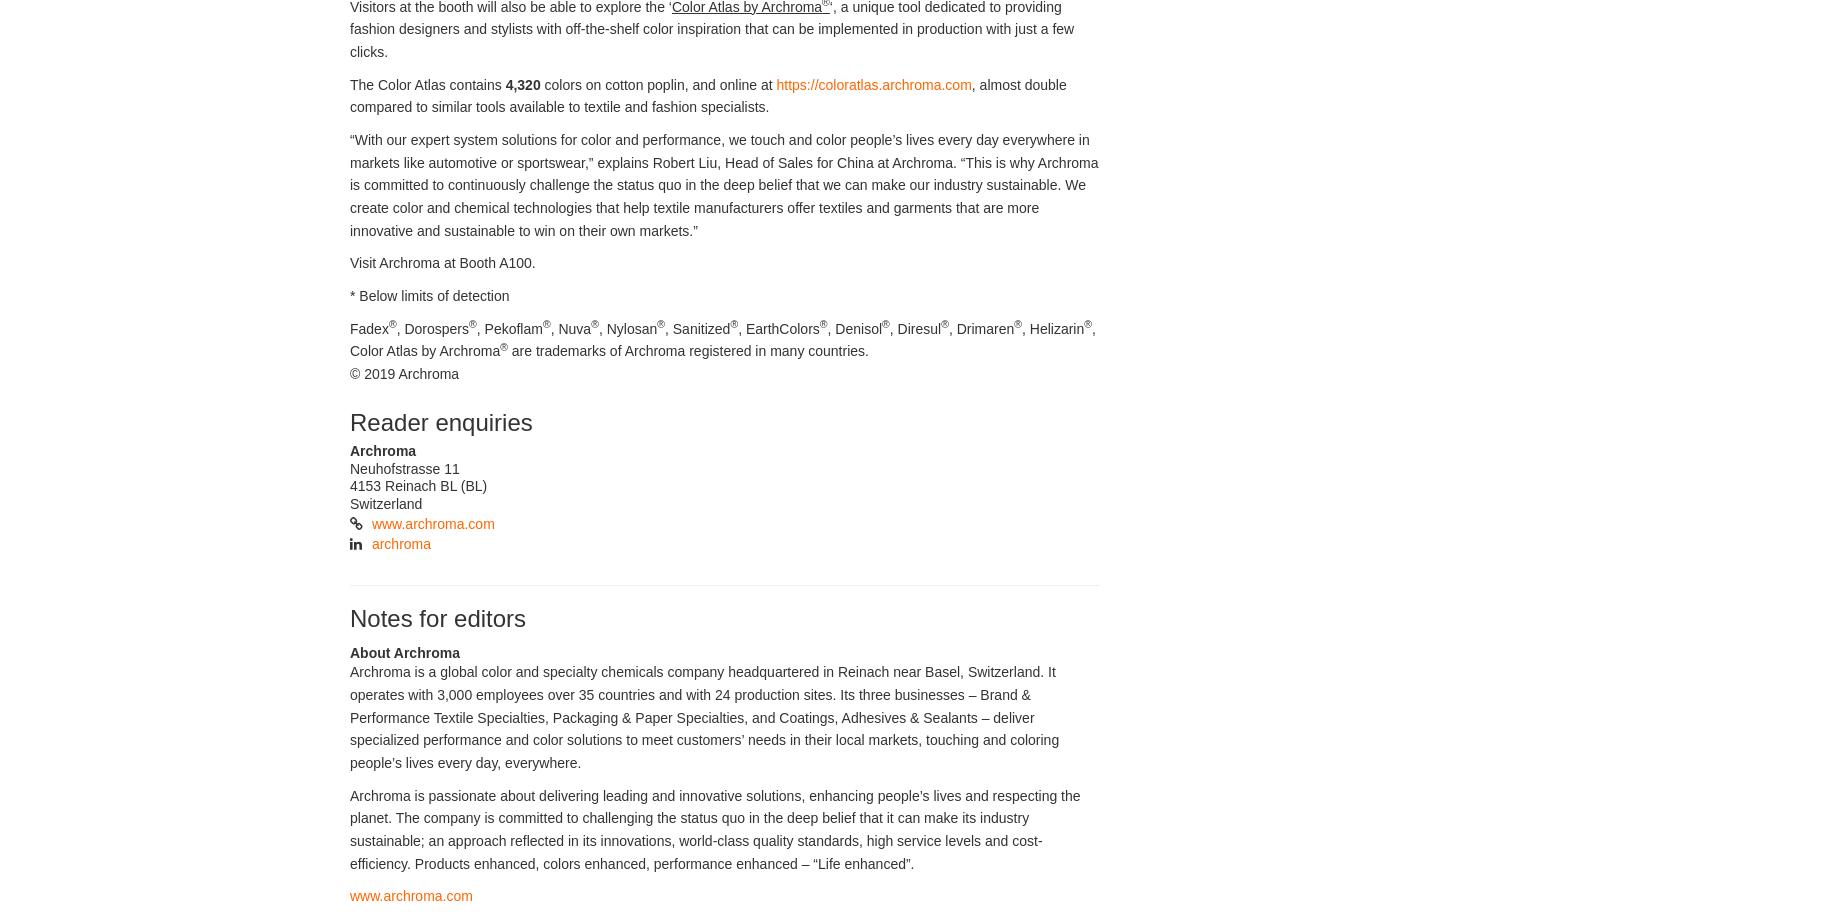 This screenshot has width=1840, height=916. What do you see at coordinates (508, 327) in the screenshot?
I see `', Pekoflam'` at bounding box center [508, 327].